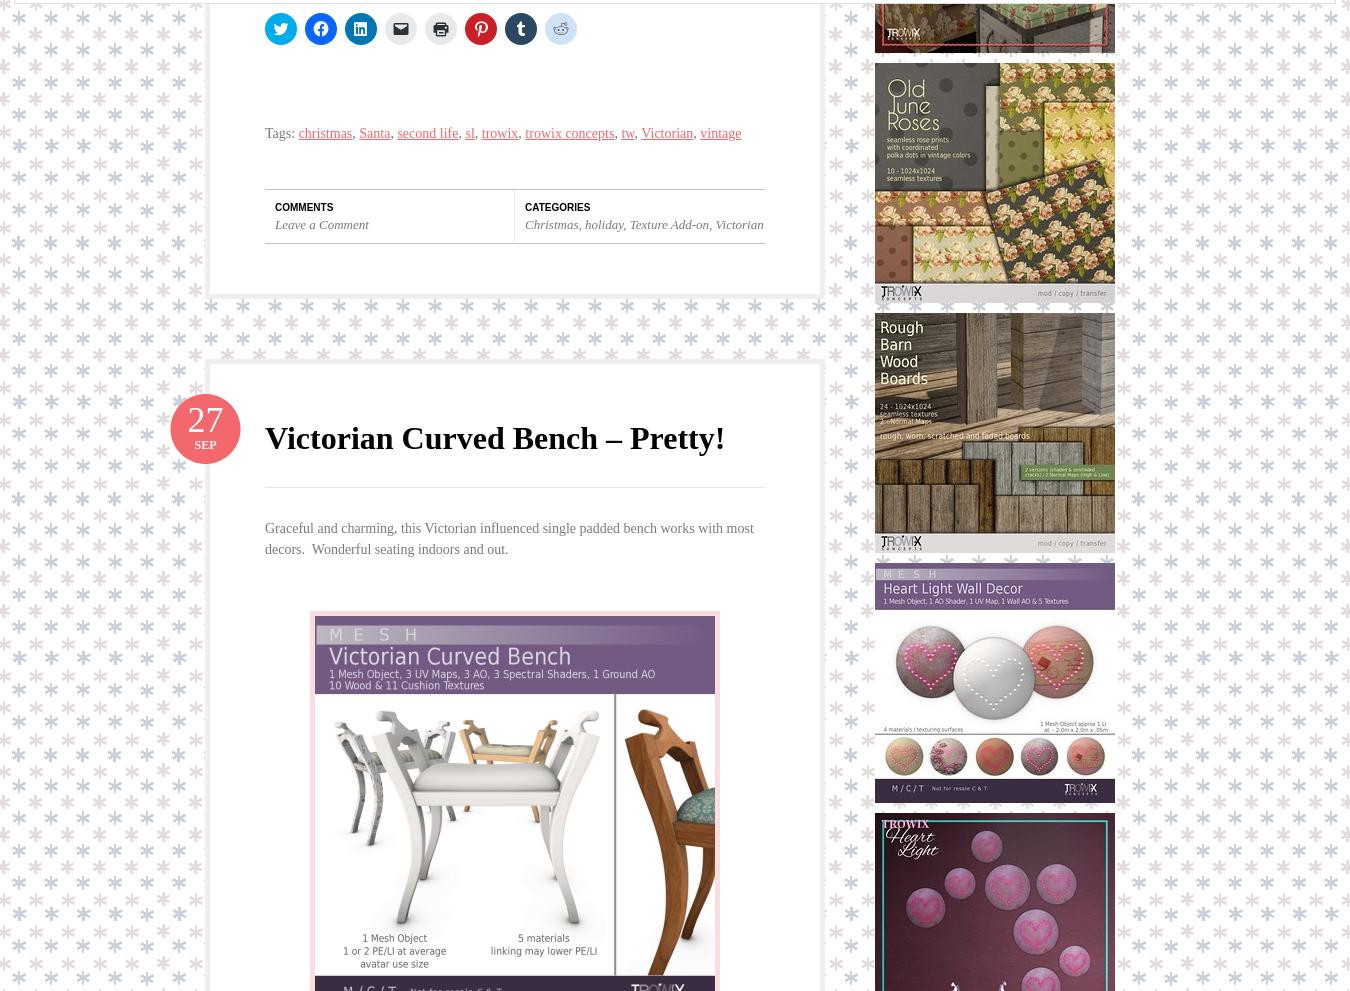  What do you see at coordinates (397, 132) in the screenshot?
I see `'second life'` at bounding box center [397, 132].